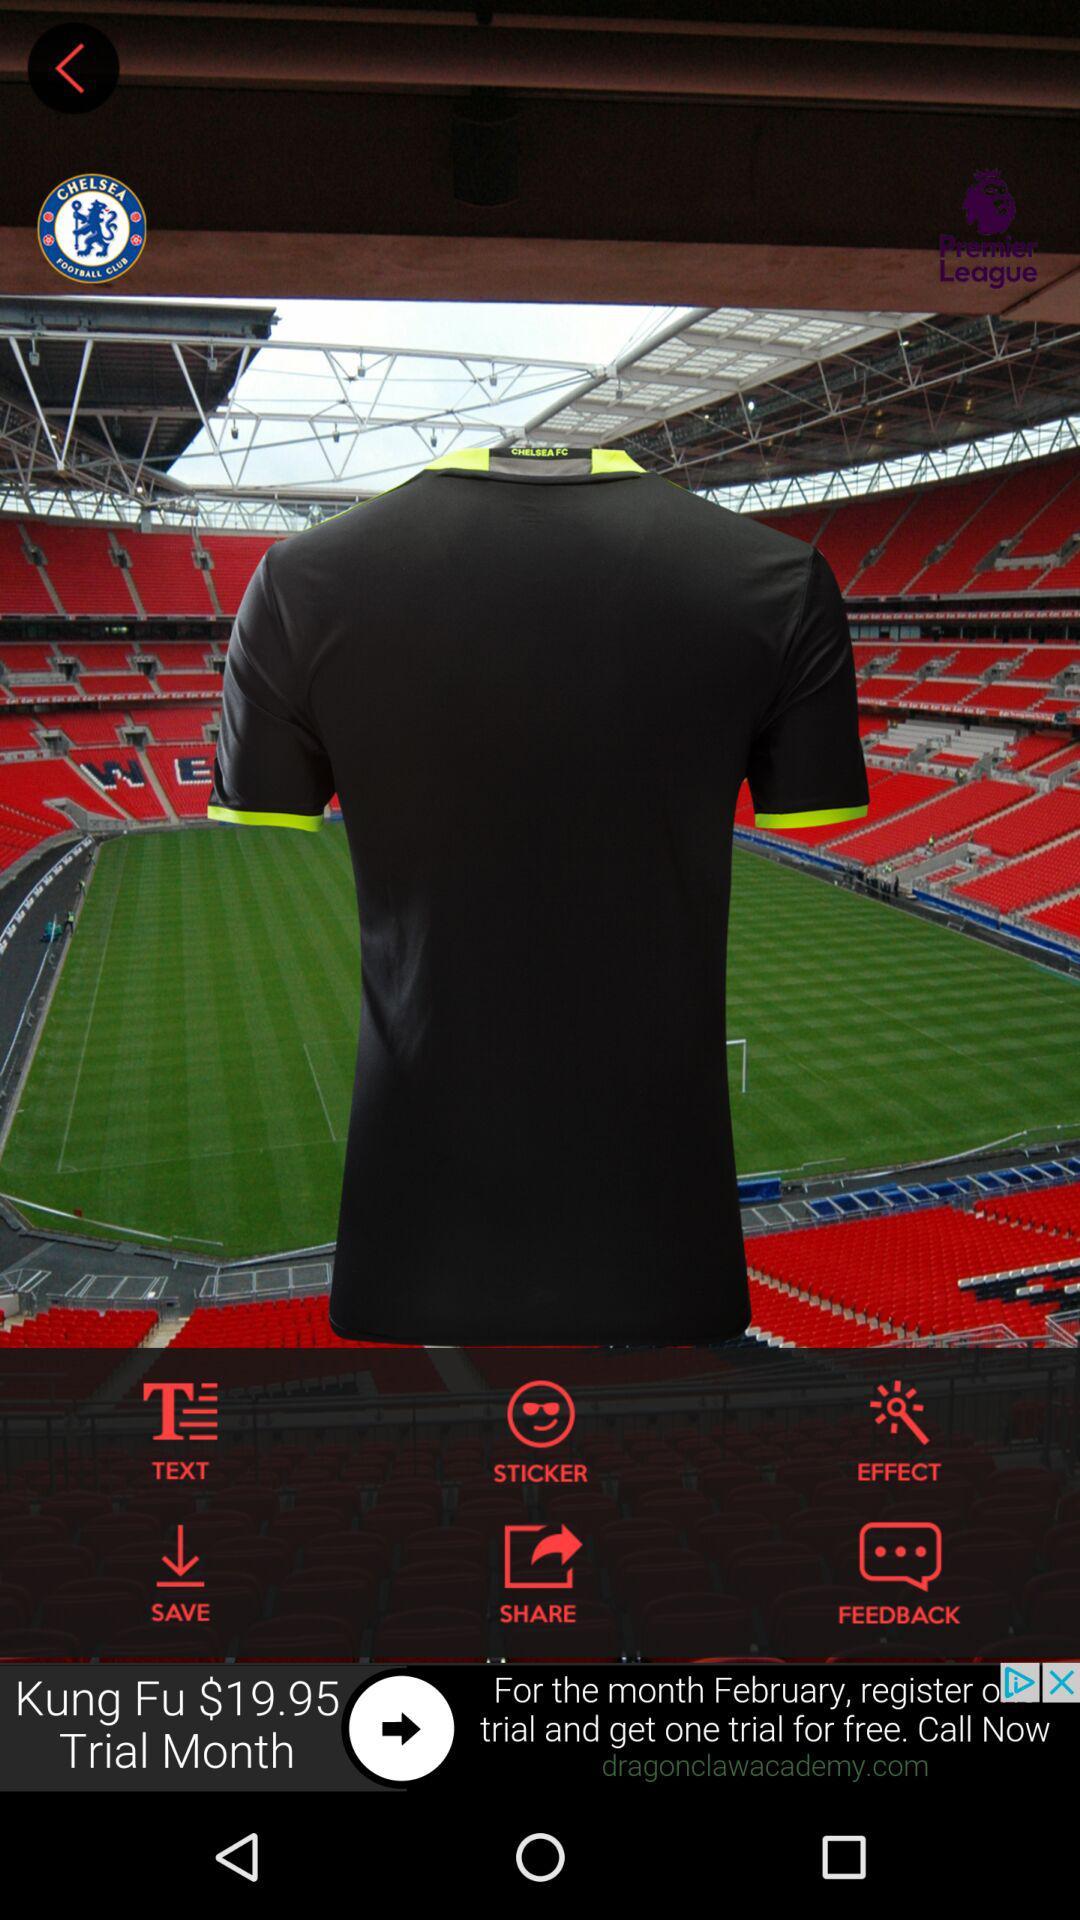 The width and height of the screenshot is (1080, 1920). I want to click on and download option, so click(180, 1572).